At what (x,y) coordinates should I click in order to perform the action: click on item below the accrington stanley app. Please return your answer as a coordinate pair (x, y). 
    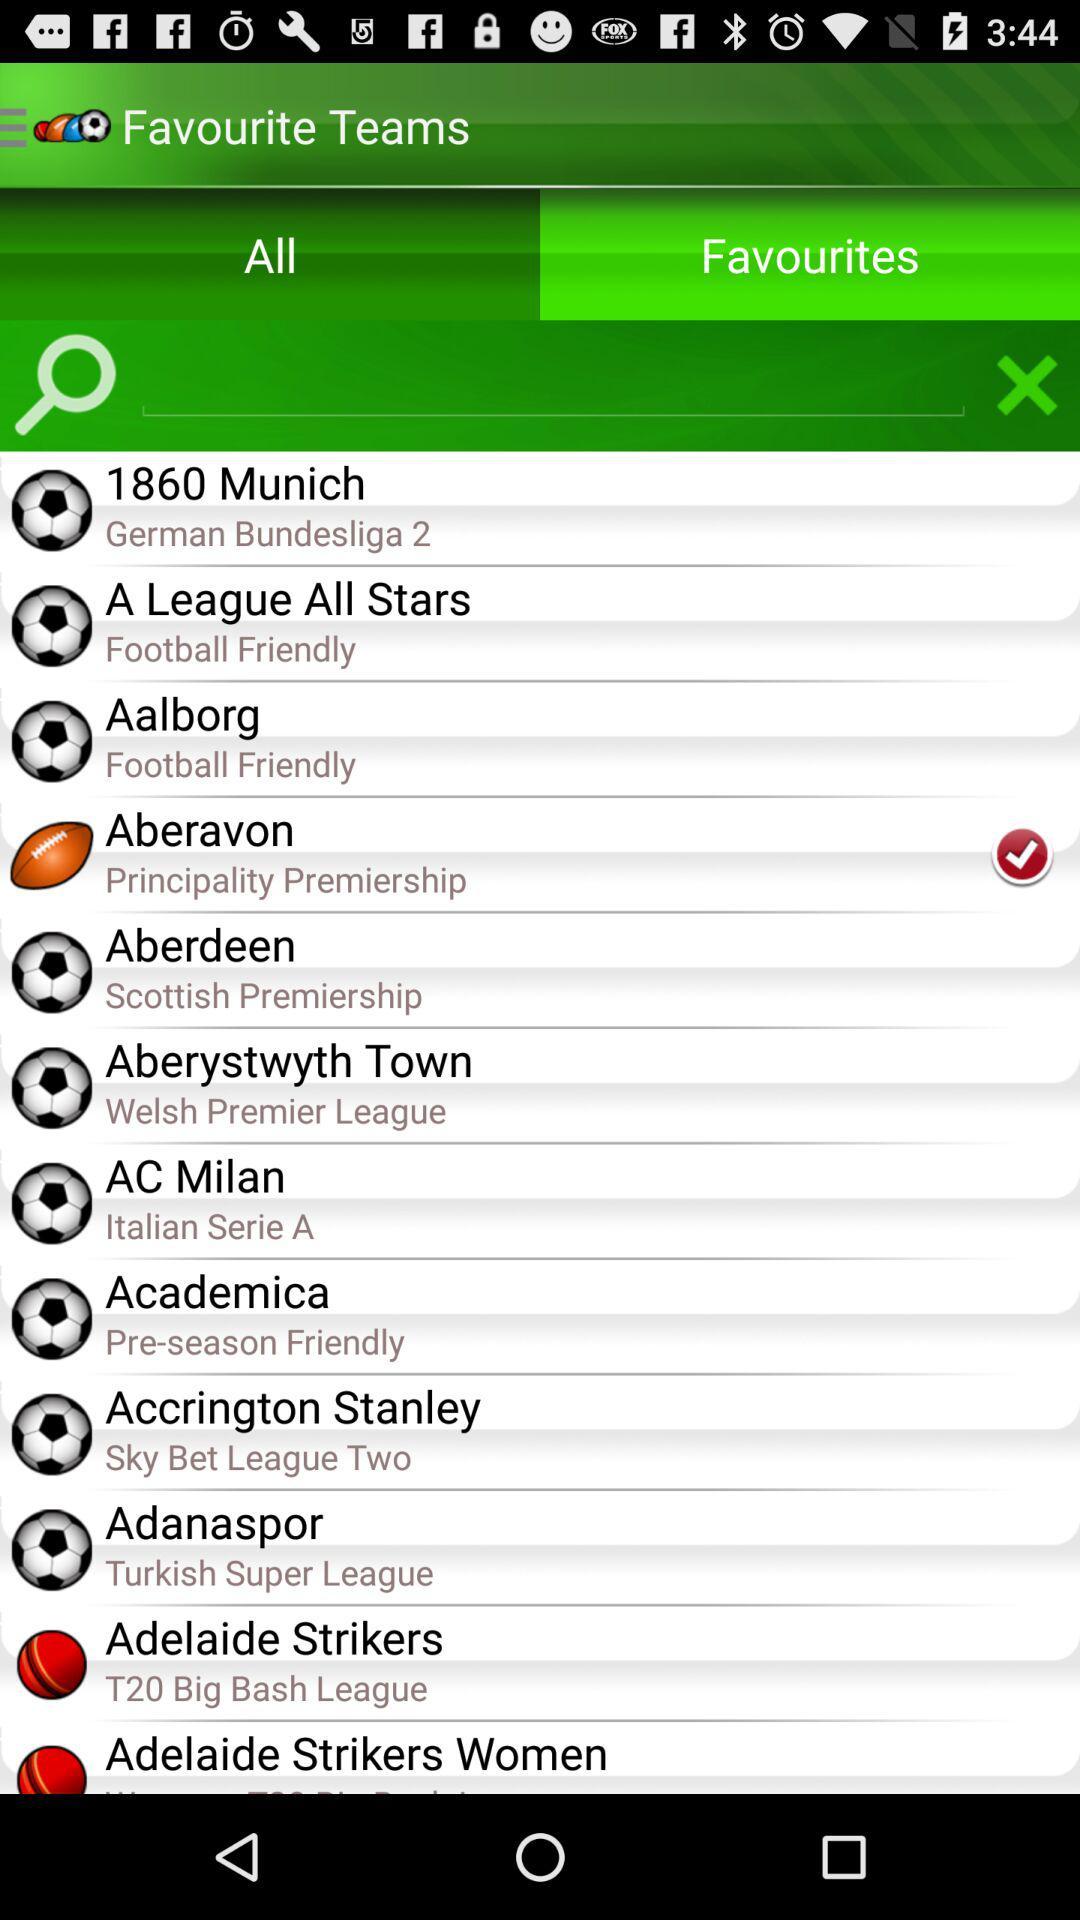
    Looking at the image, I should click on (591, 1455).